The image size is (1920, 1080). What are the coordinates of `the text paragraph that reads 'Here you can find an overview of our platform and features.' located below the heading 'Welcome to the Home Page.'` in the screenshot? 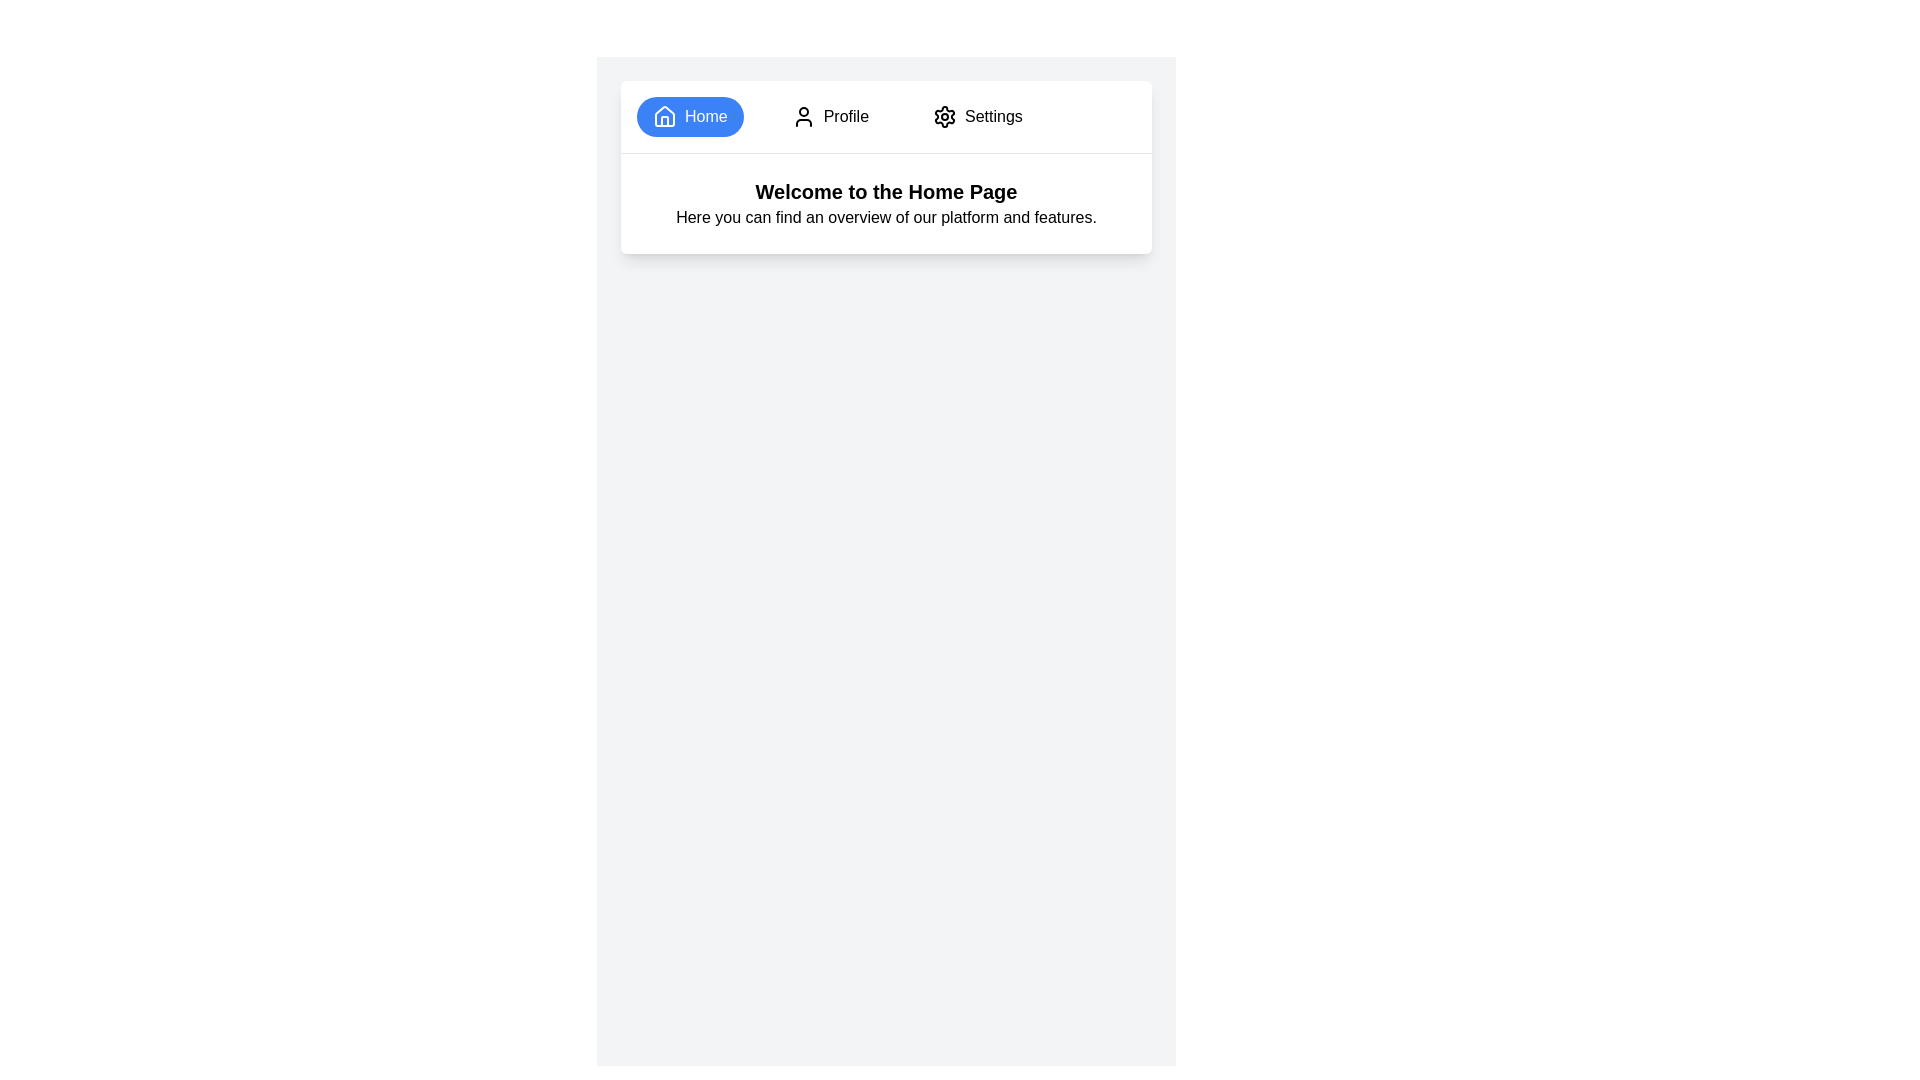 It's located at (885, 218).